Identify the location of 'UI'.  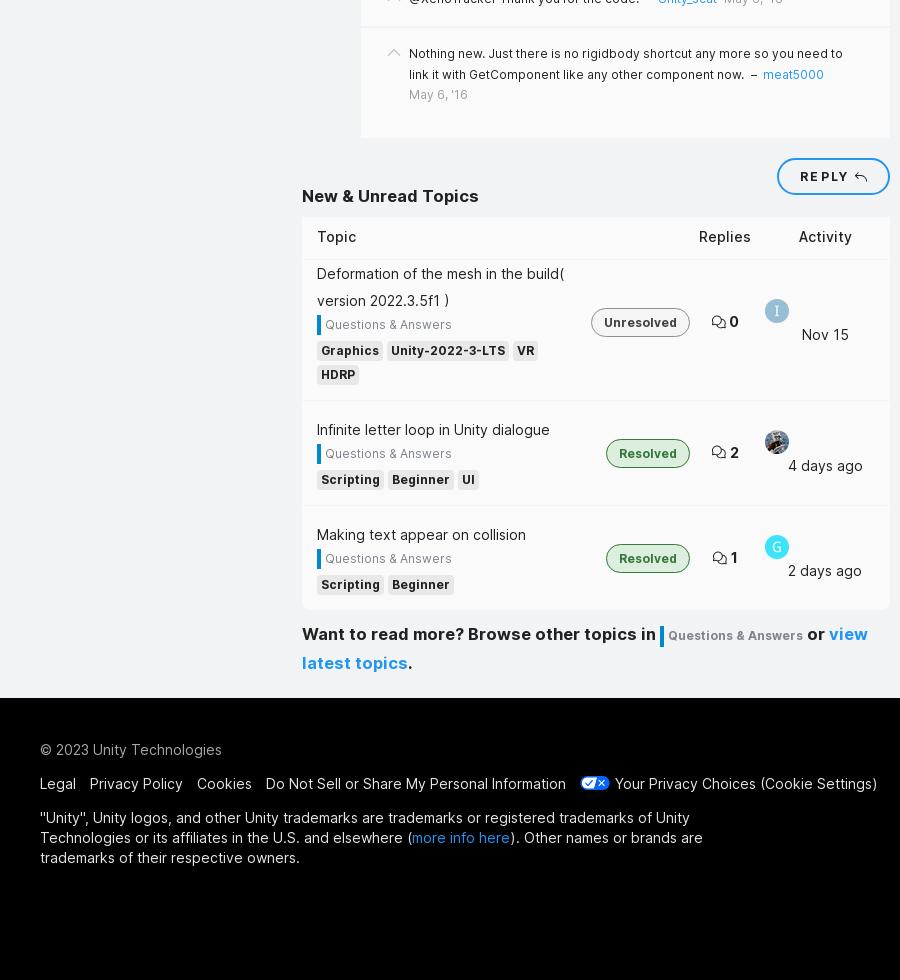
(467, 479).